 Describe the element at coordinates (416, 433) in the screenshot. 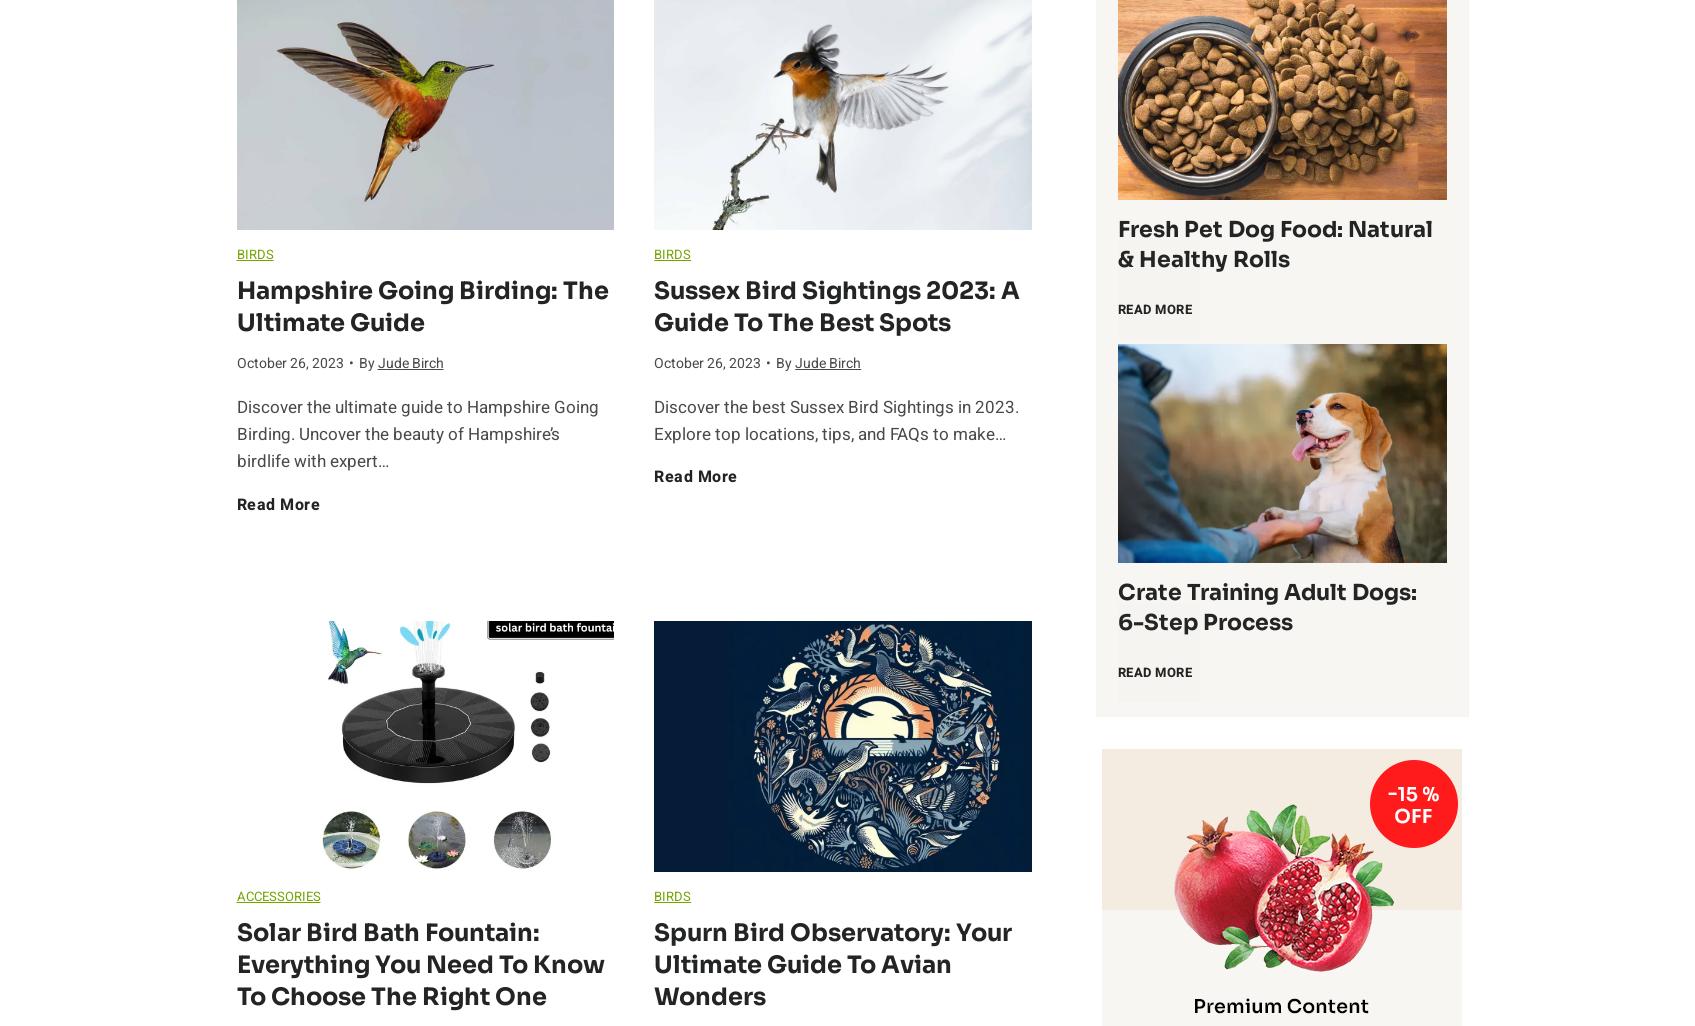

I see `'Discover the ultimate guide to Hampshire Going Birding. Uncover the beauty of Hampshire’s birdlife with expert…'` at that location.